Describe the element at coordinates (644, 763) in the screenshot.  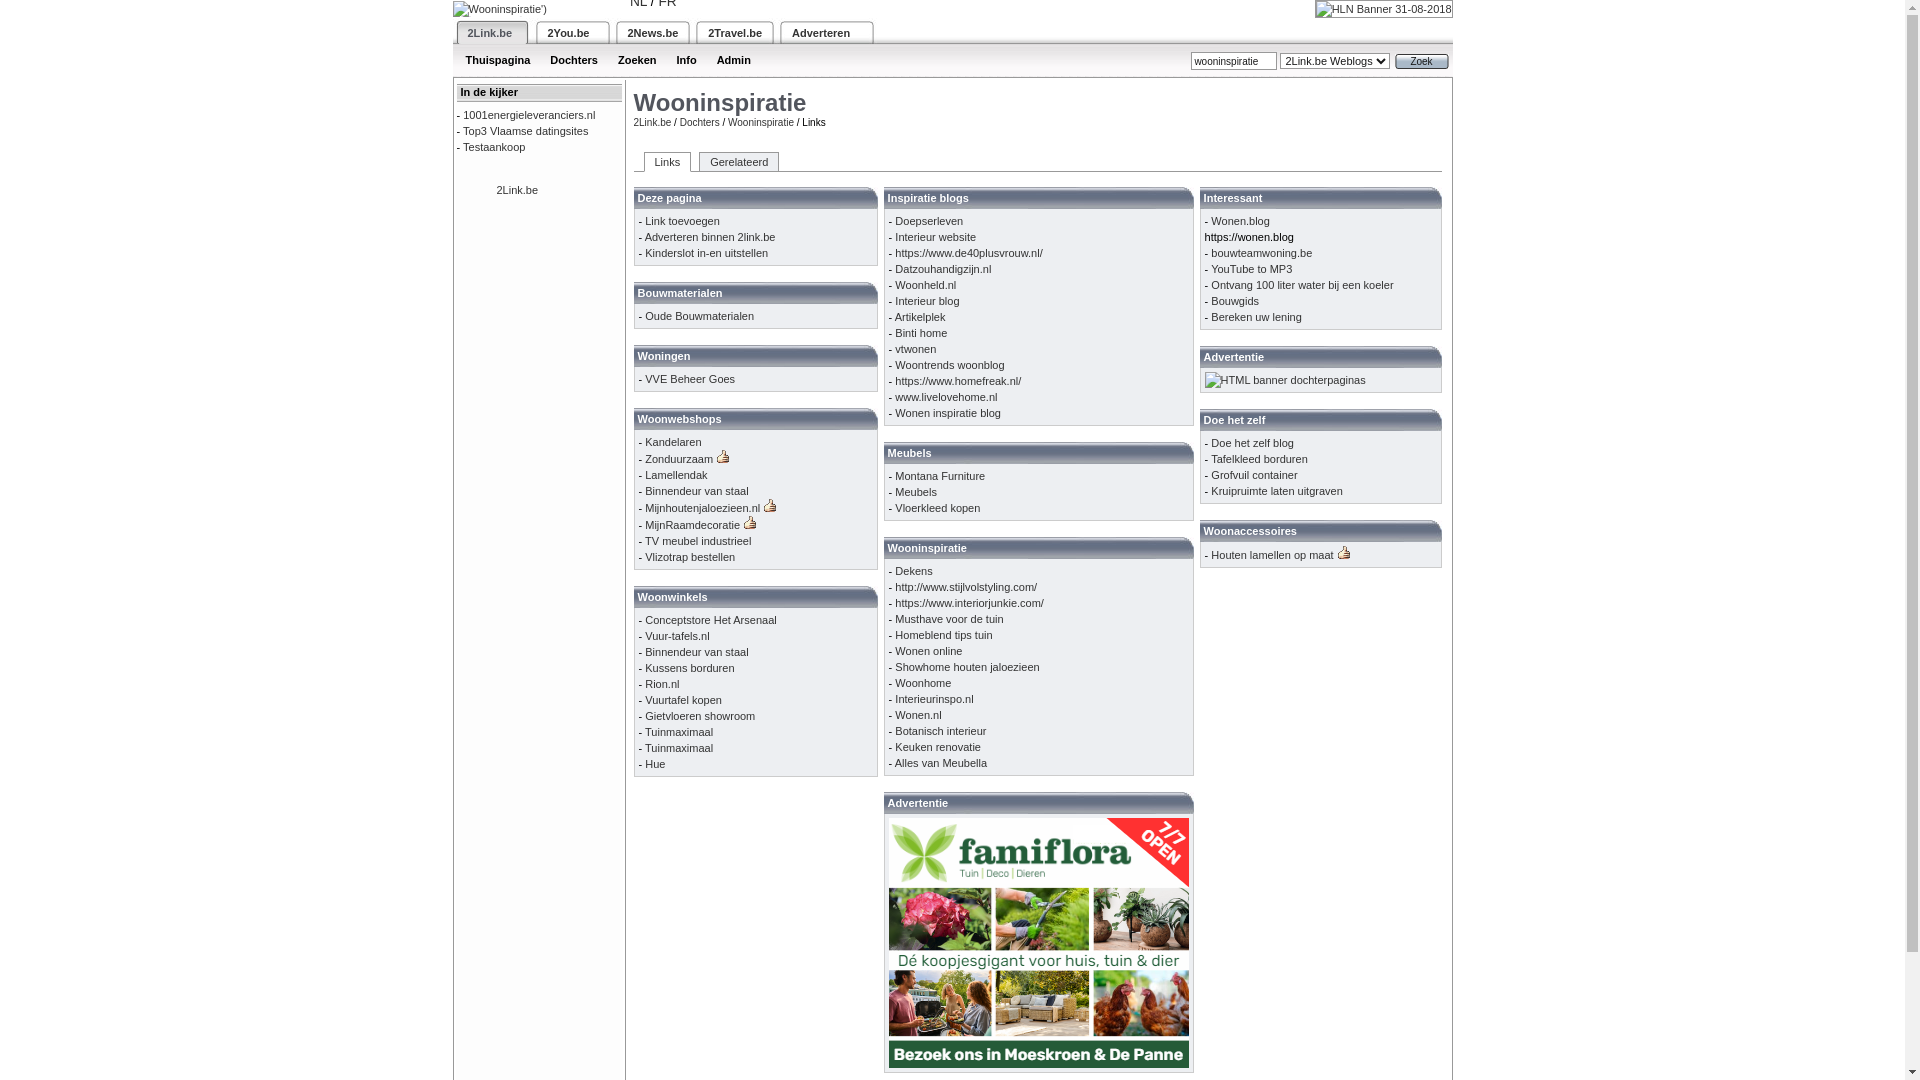
I see `'Hue'` at that location.